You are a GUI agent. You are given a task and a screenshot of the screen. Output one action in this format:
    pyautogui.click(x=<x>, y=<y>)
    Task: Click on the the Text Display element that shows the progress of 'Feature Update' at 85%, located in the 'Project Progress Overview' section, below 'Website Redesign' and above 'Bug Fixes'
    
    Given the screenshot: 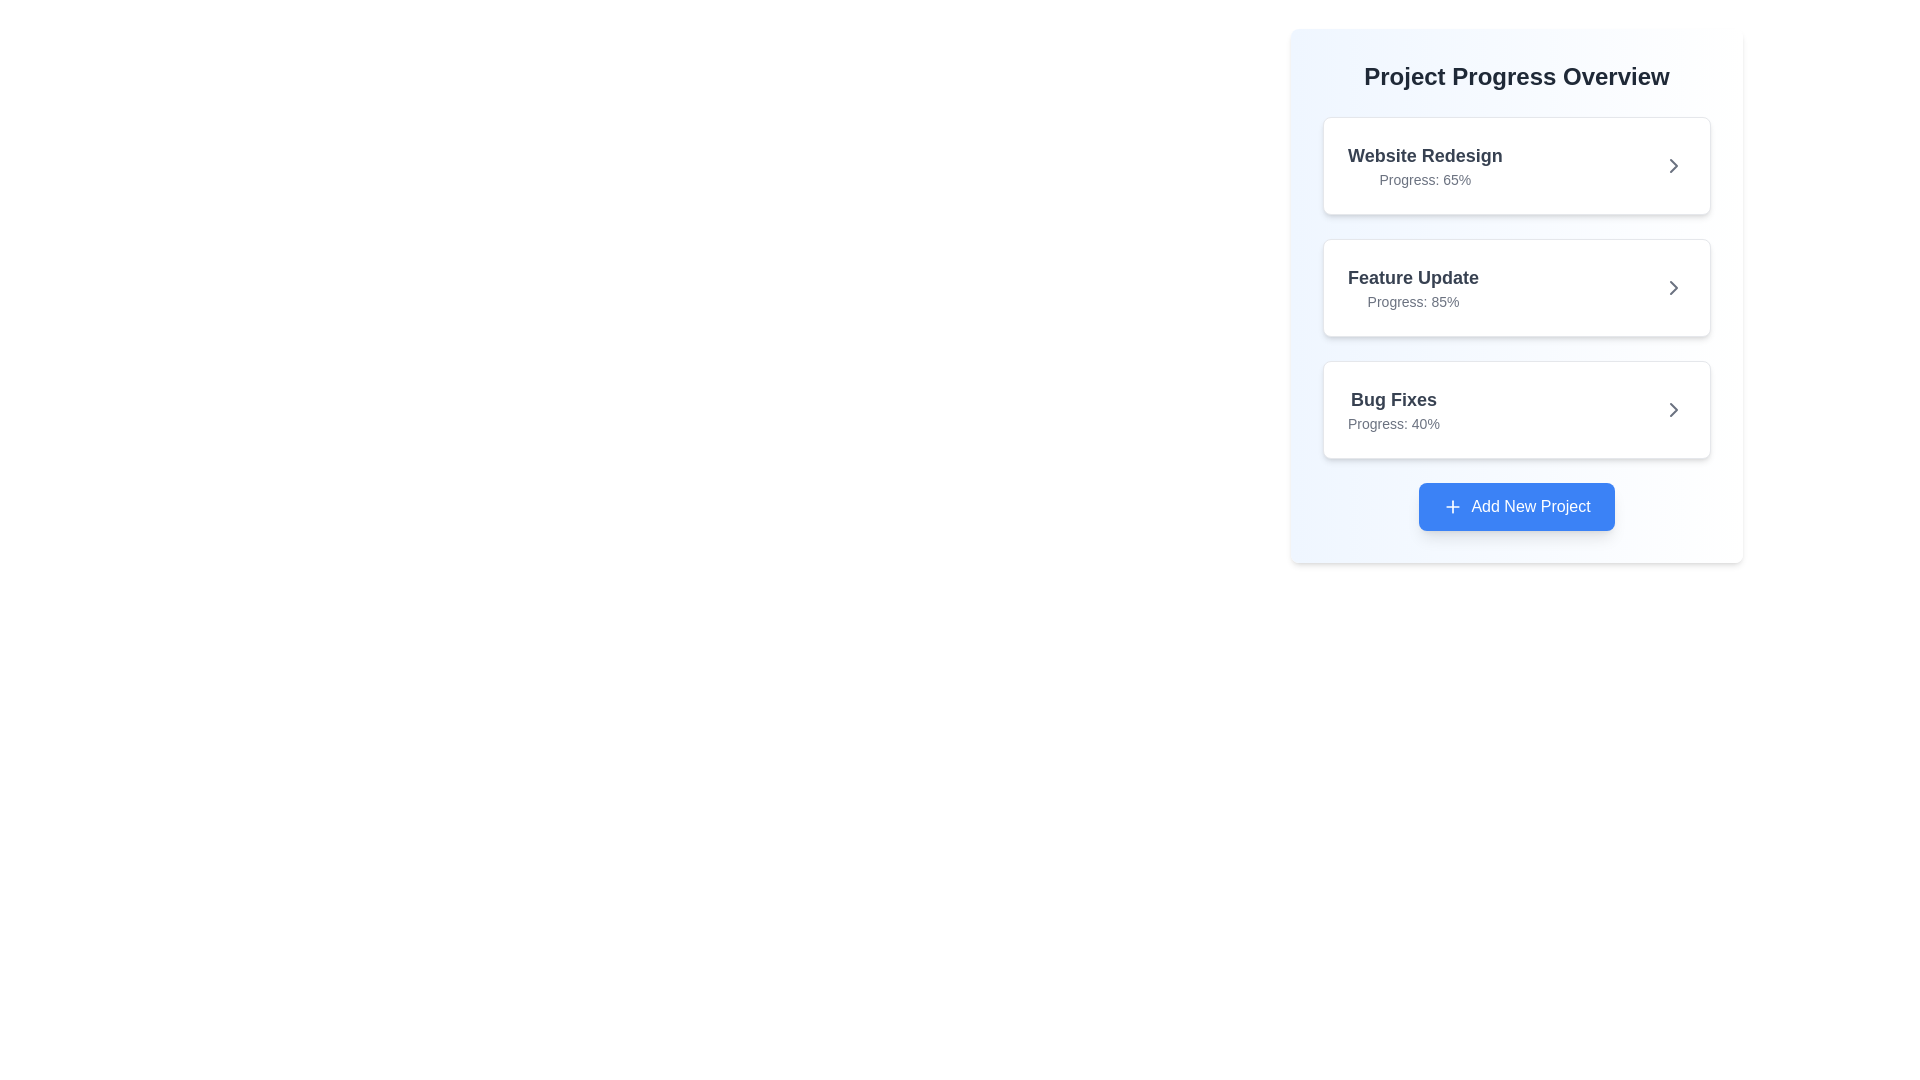 What is the action you would take?
    pyautogui.click(x=1412, y=288)
    